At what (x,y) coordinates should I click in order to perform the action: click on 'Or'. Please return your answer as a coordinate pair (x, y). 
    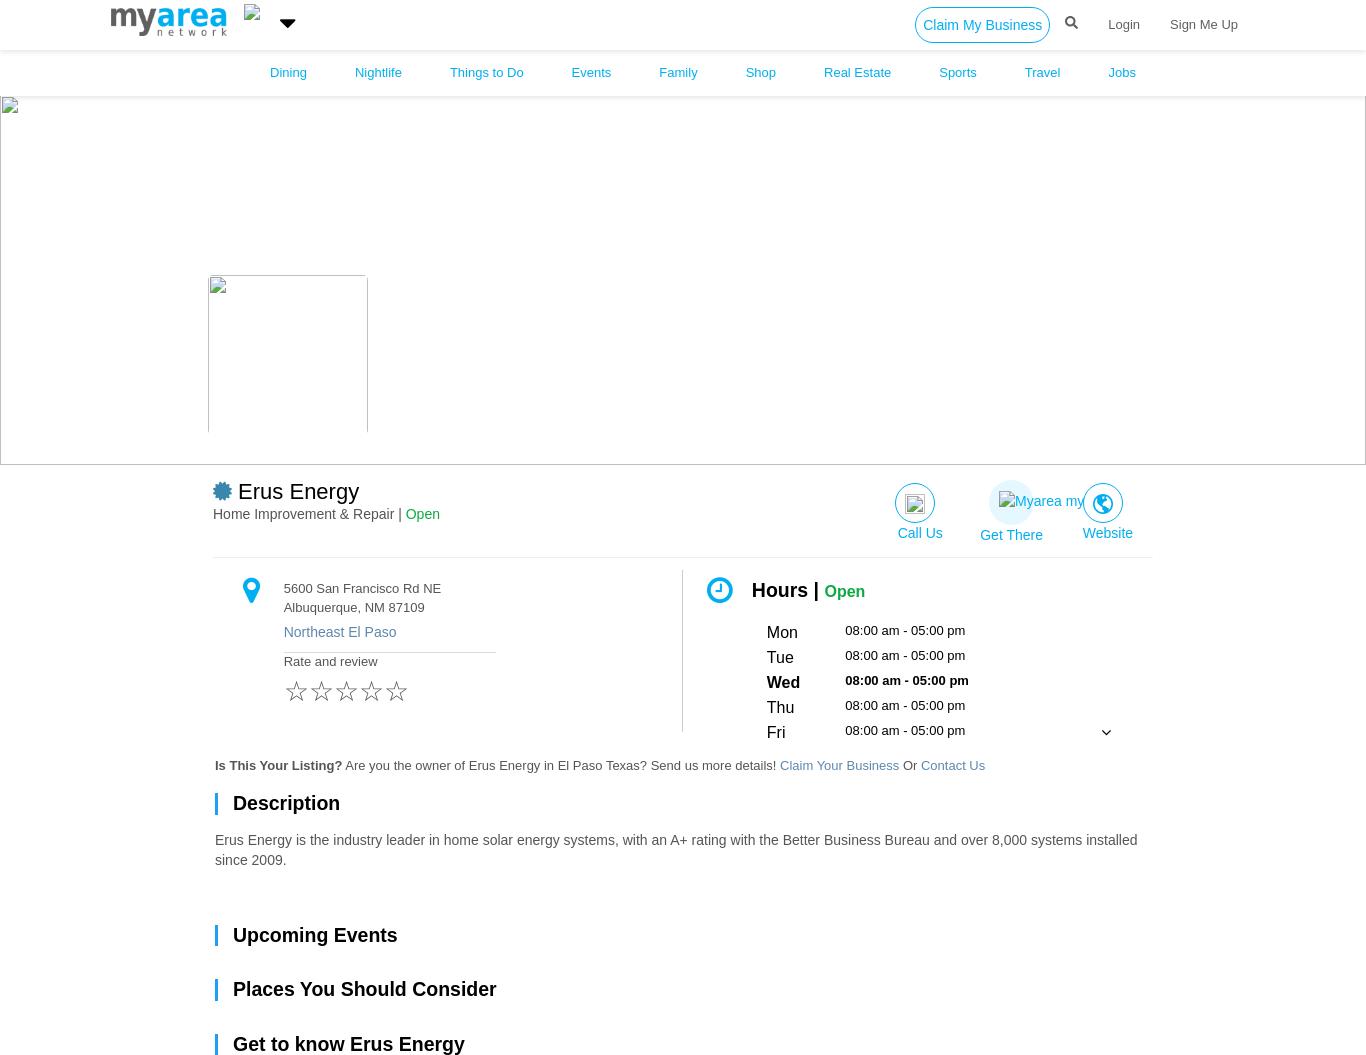
    Looking at the image, I should click on (908, 763).